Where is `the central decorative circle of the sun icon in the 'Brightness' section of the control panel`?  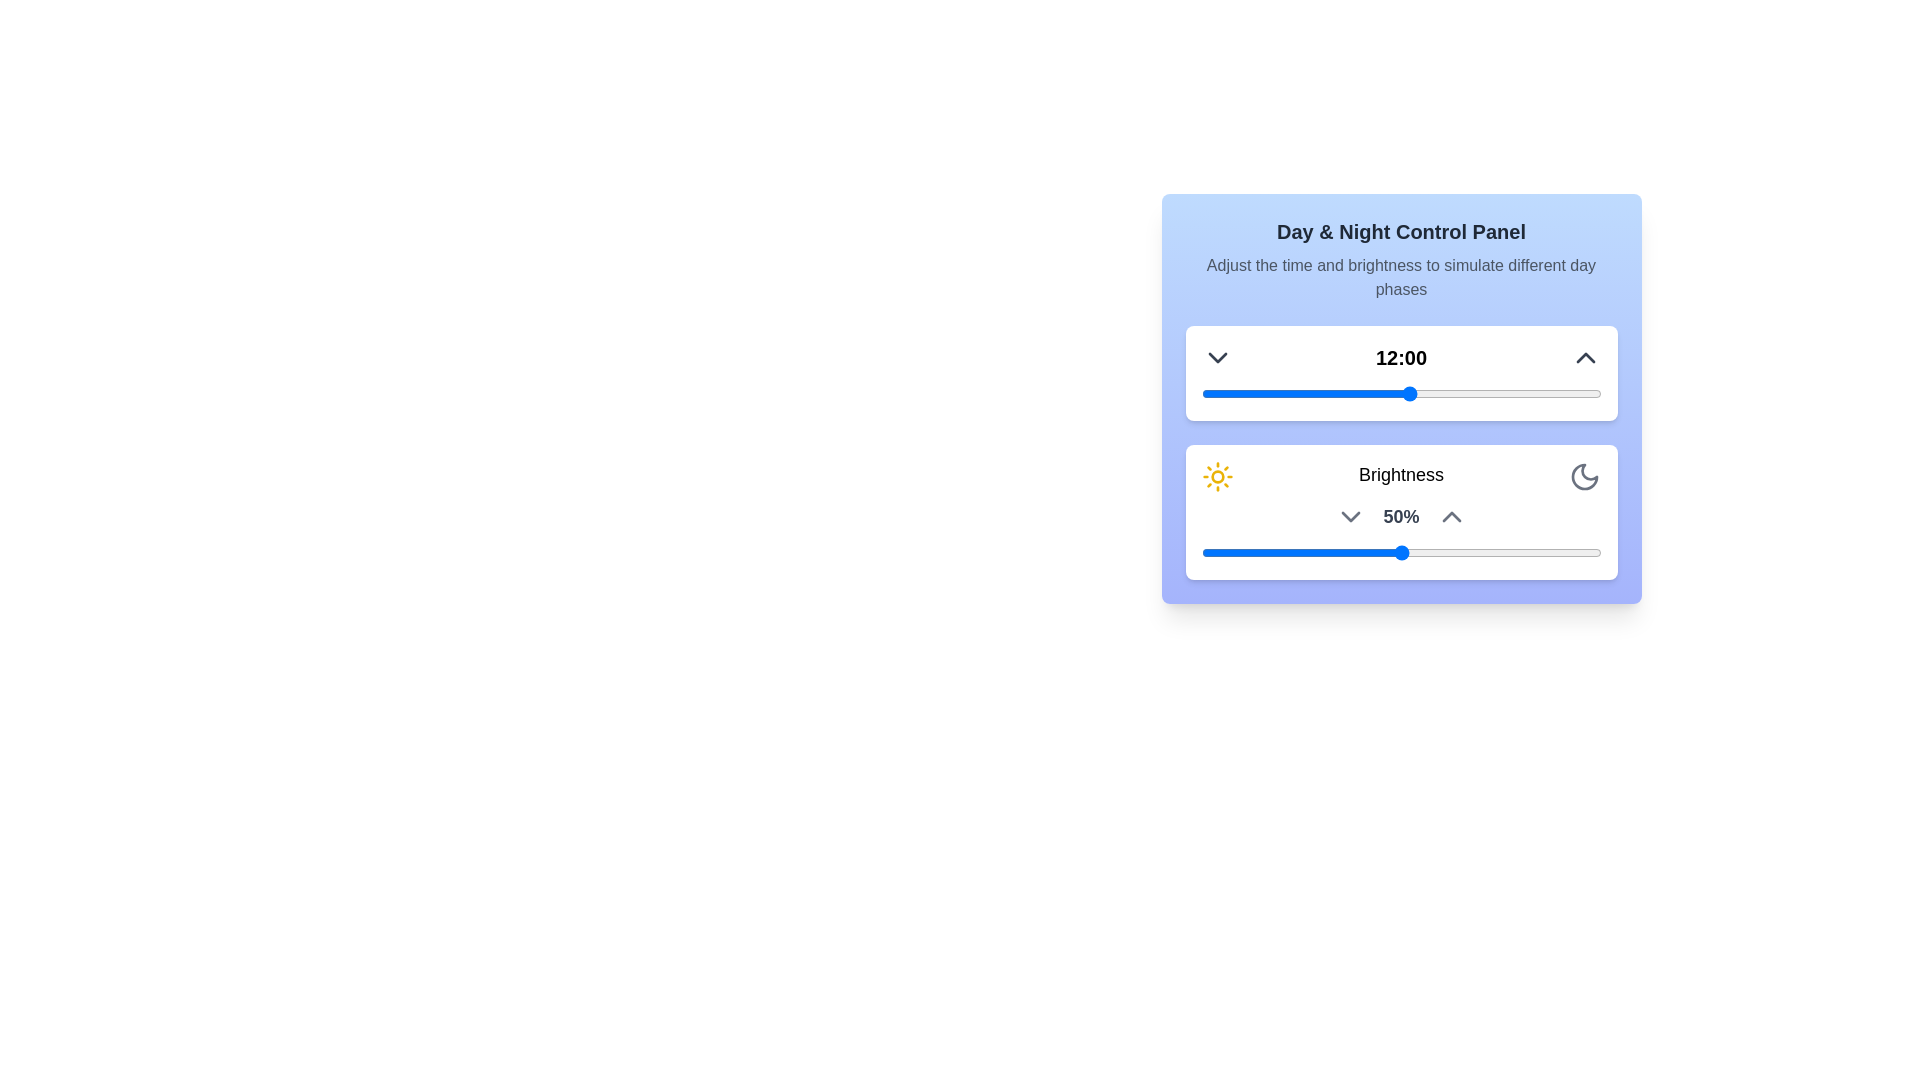 the central decorative circle of the sun icon in the 'Brightness' section of the control panel is located at coordinates (1216, 477).